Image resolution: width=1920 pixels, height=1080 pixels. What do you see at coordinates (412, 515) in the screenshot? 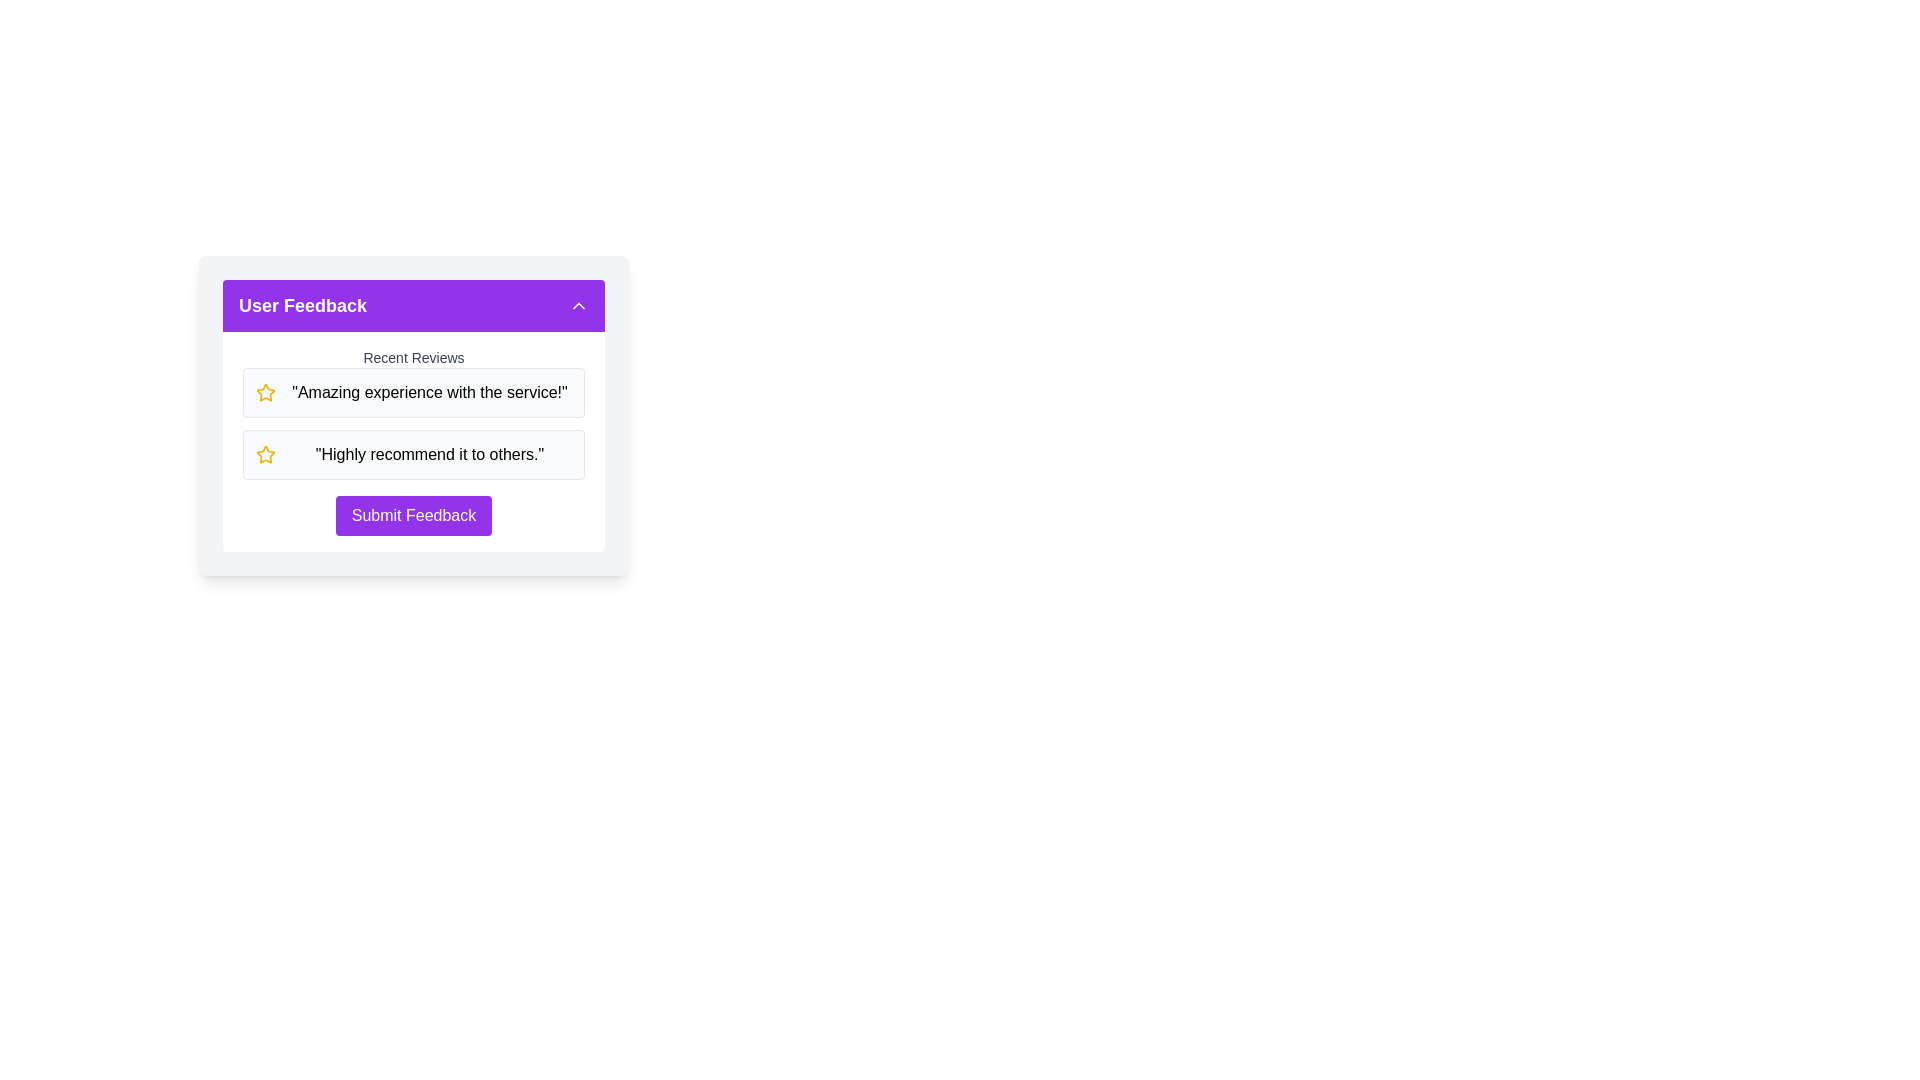
I see `the 'Submit Feedback' button, which has a purple background and white text, located under the 'User Feedback' section` at bounding box center [412, 515].